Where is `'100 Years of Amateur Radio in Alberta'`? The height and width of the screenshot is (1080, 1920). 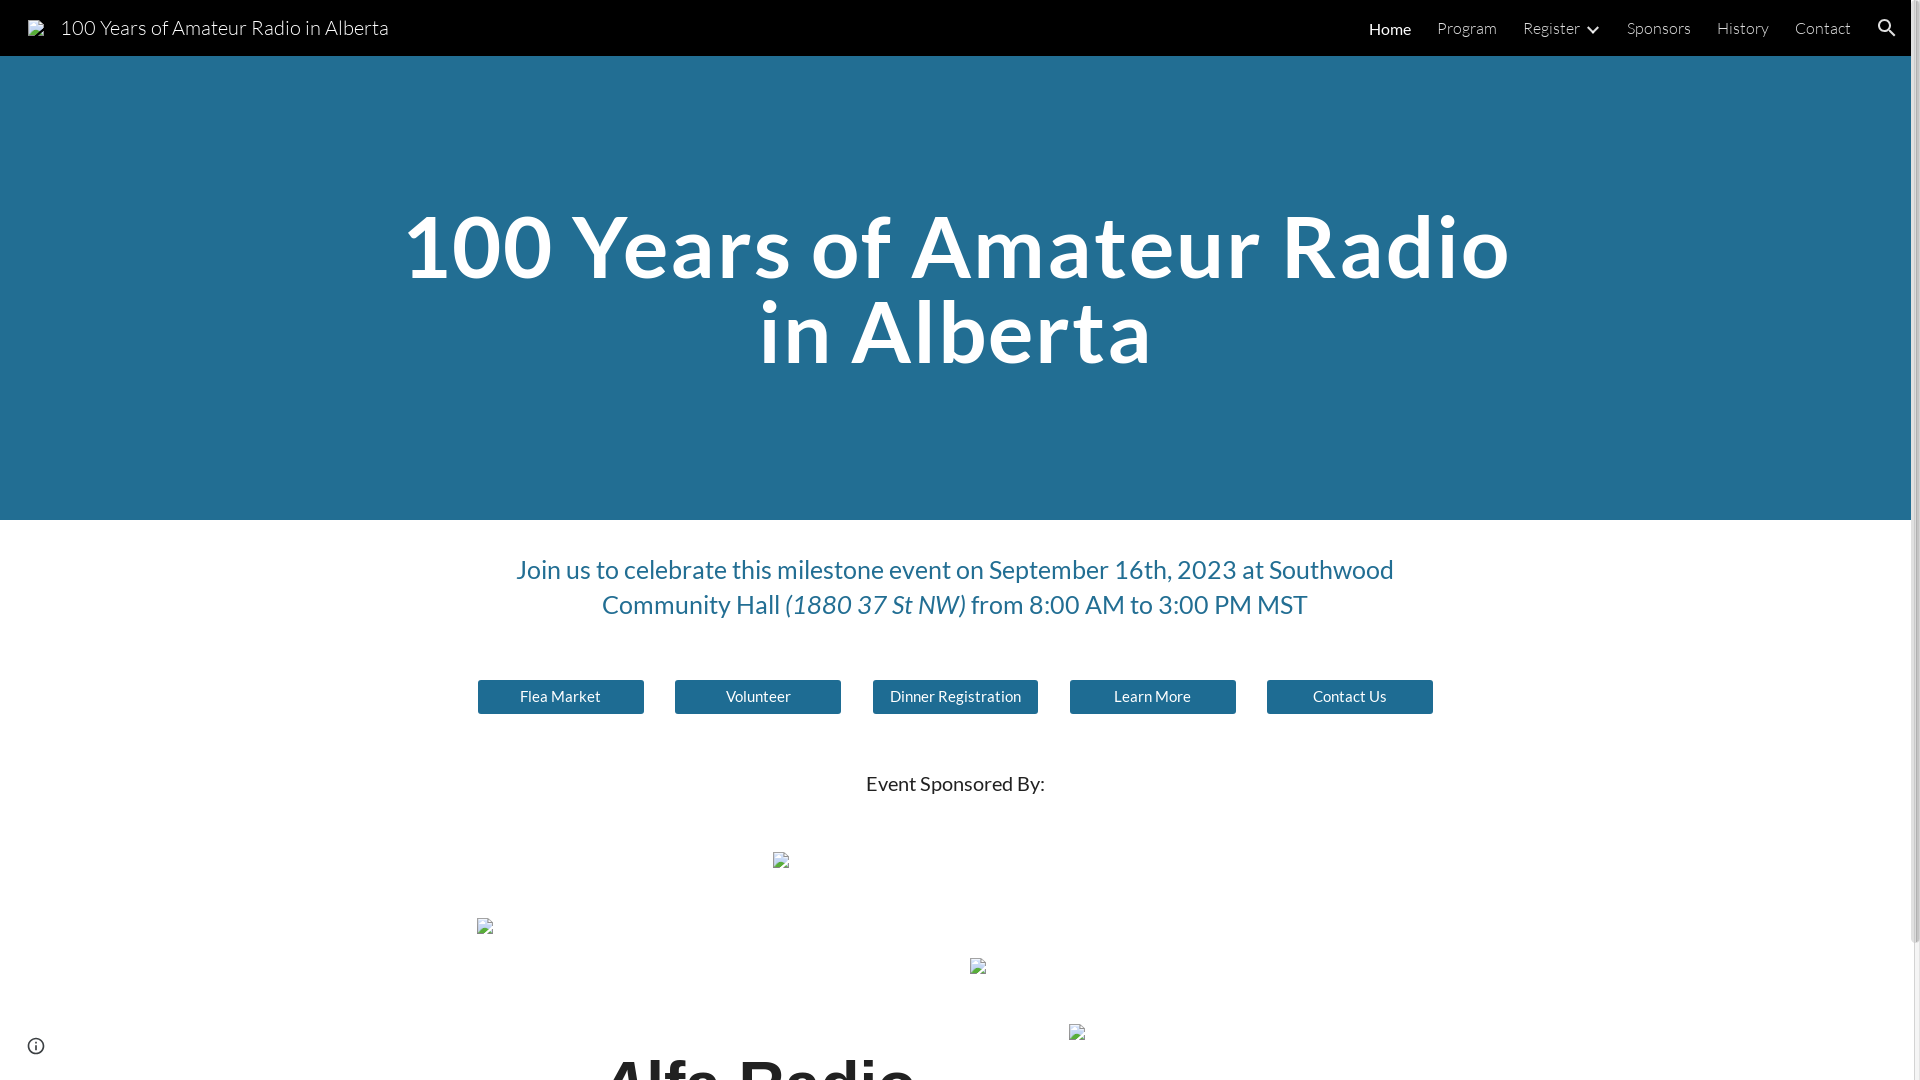 '100 Years of Amateur Radio in Alberta' is located at coordinates (208, 25).